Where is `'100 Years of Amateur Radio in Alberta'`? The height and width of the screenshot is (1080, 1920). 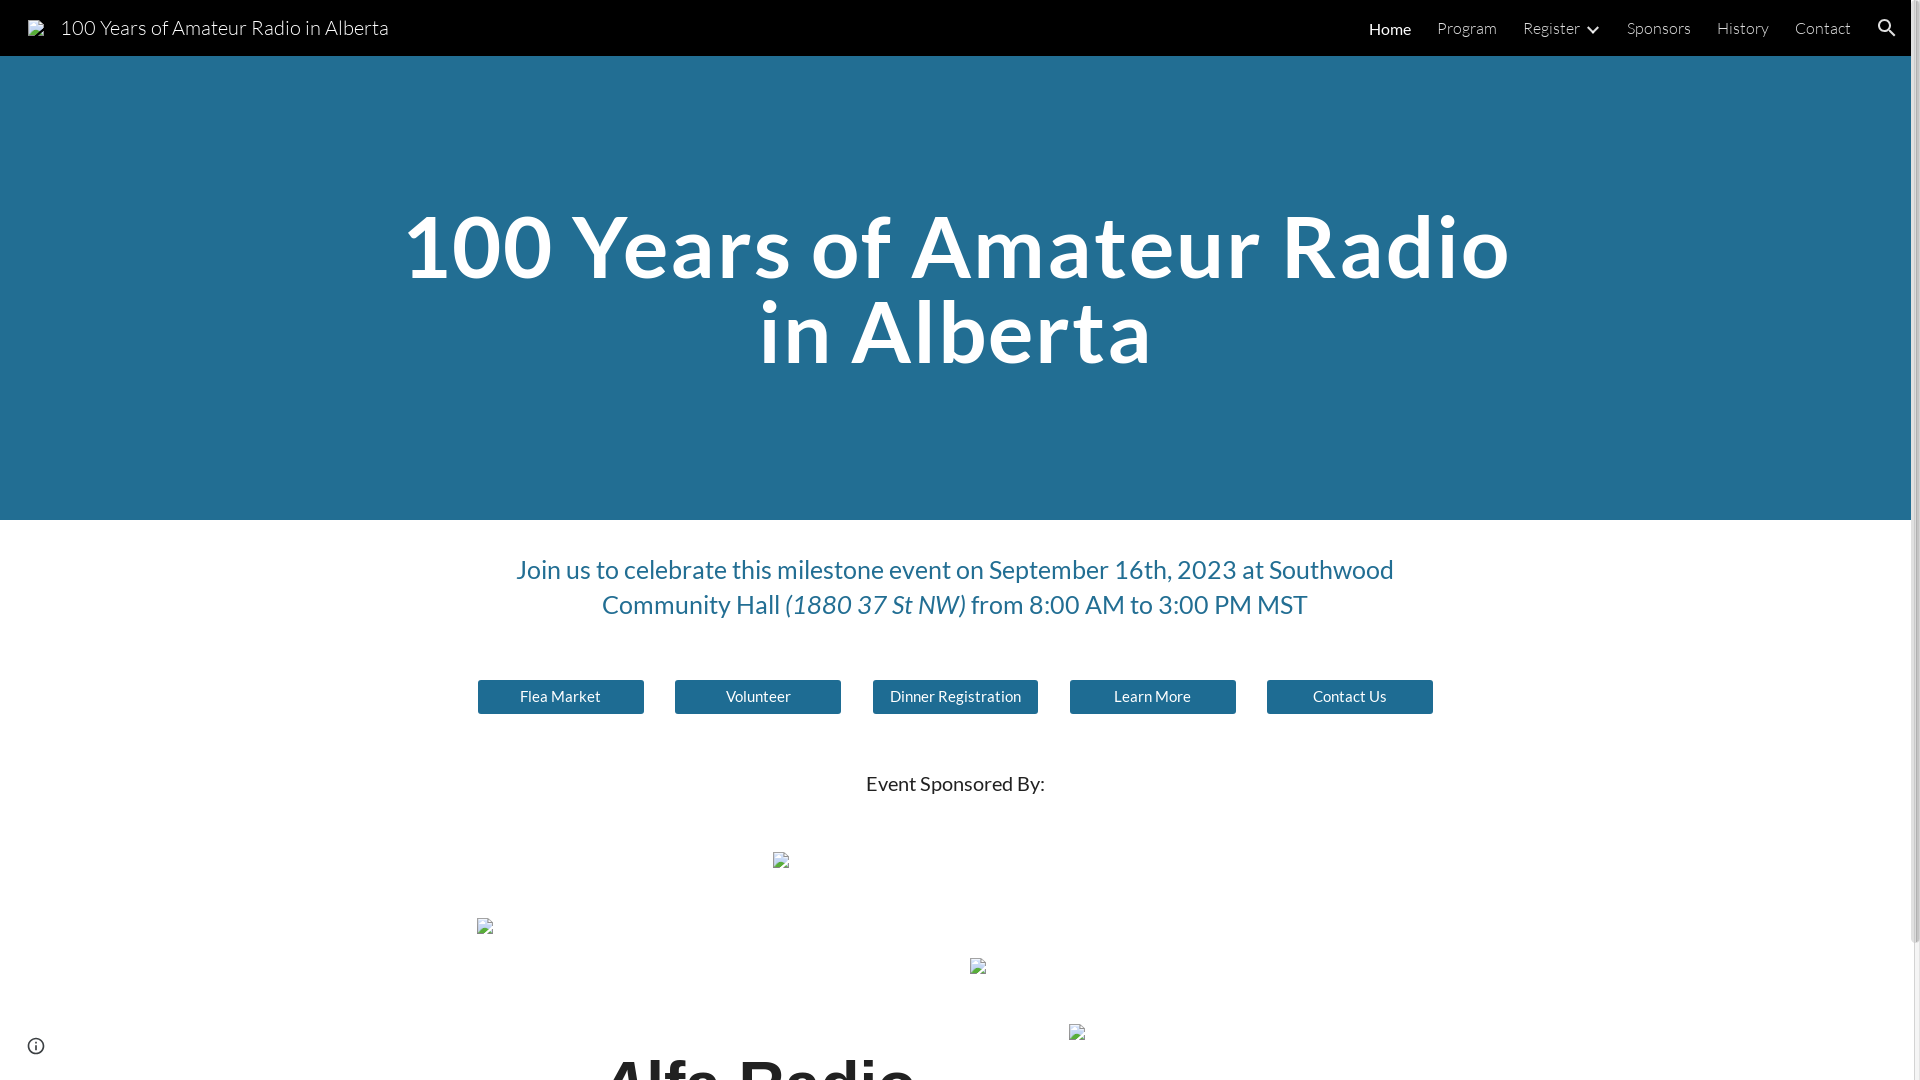 '100 Years of Amateur Radio in Alberta' is located at coordinates (208, 25).